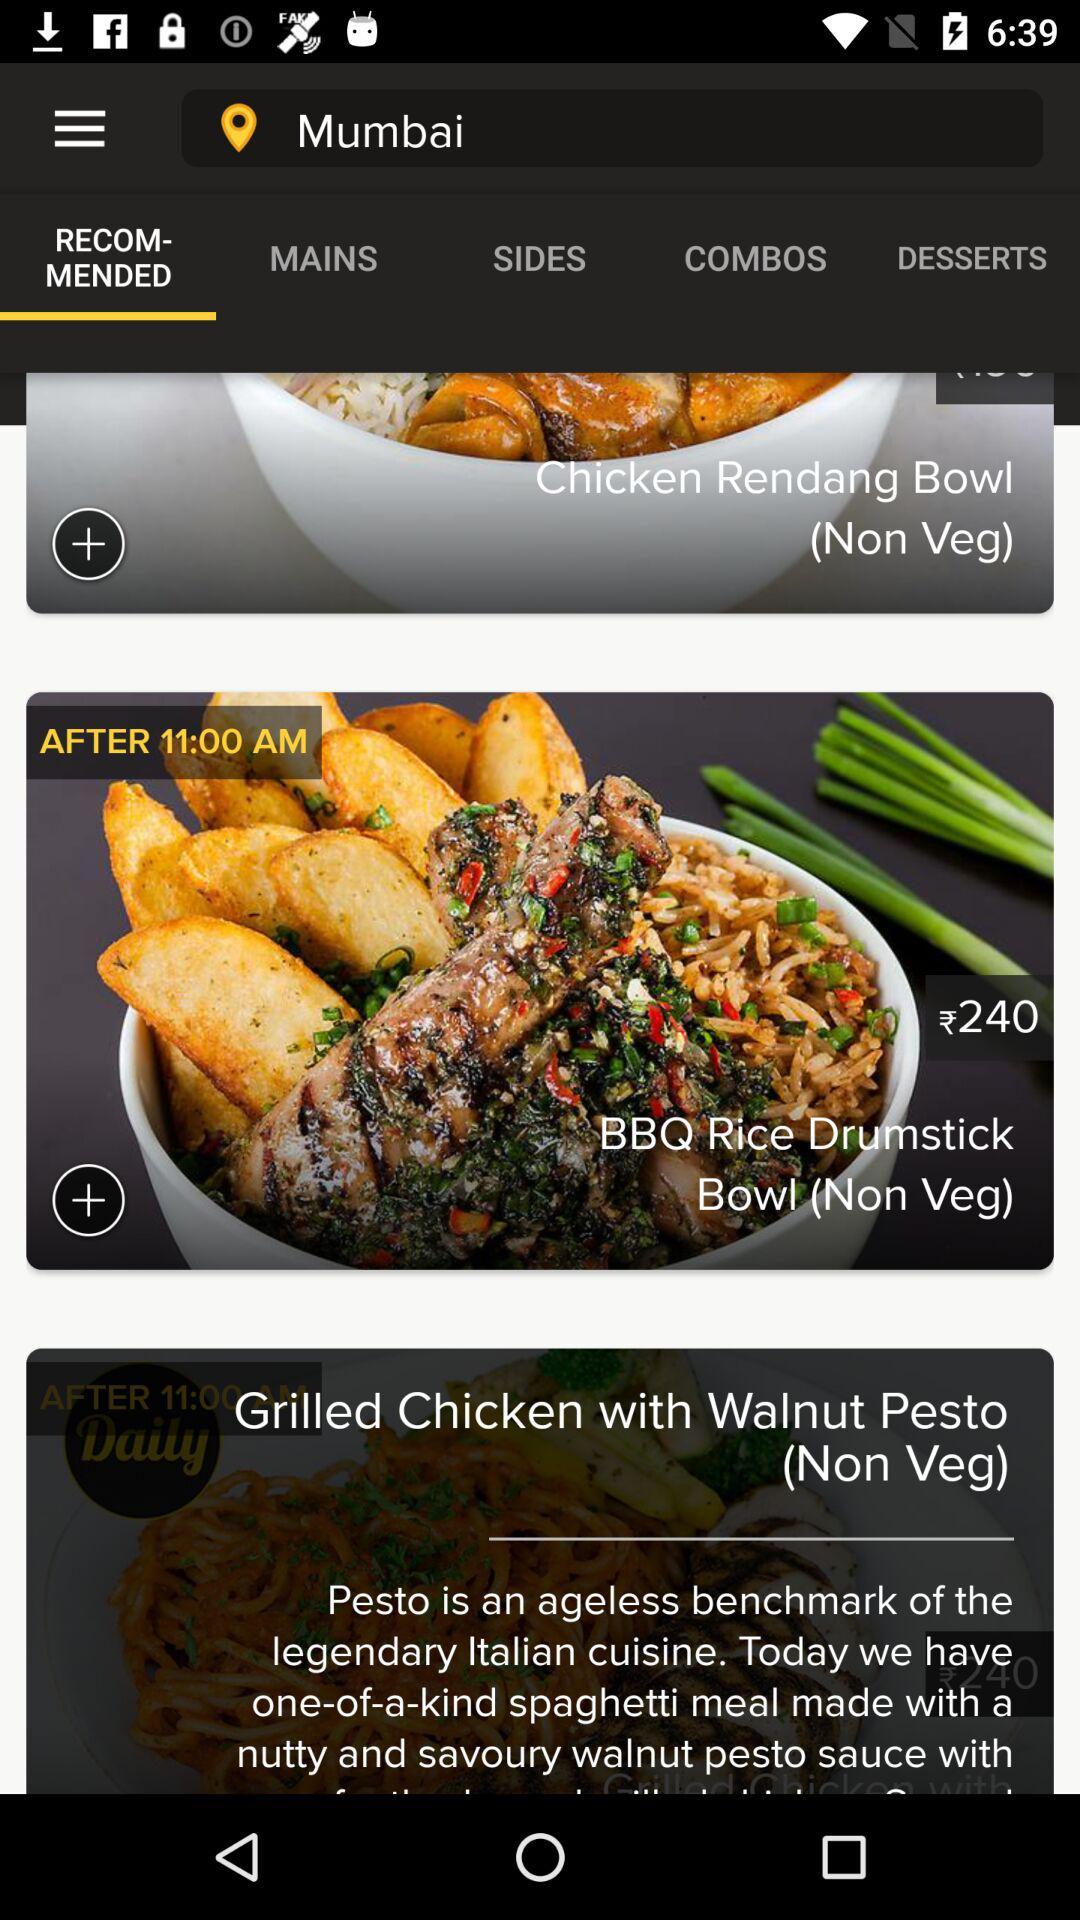 This screenshot has width=1080, height=1920. I want to click on the menu icon, so click(66, 127).